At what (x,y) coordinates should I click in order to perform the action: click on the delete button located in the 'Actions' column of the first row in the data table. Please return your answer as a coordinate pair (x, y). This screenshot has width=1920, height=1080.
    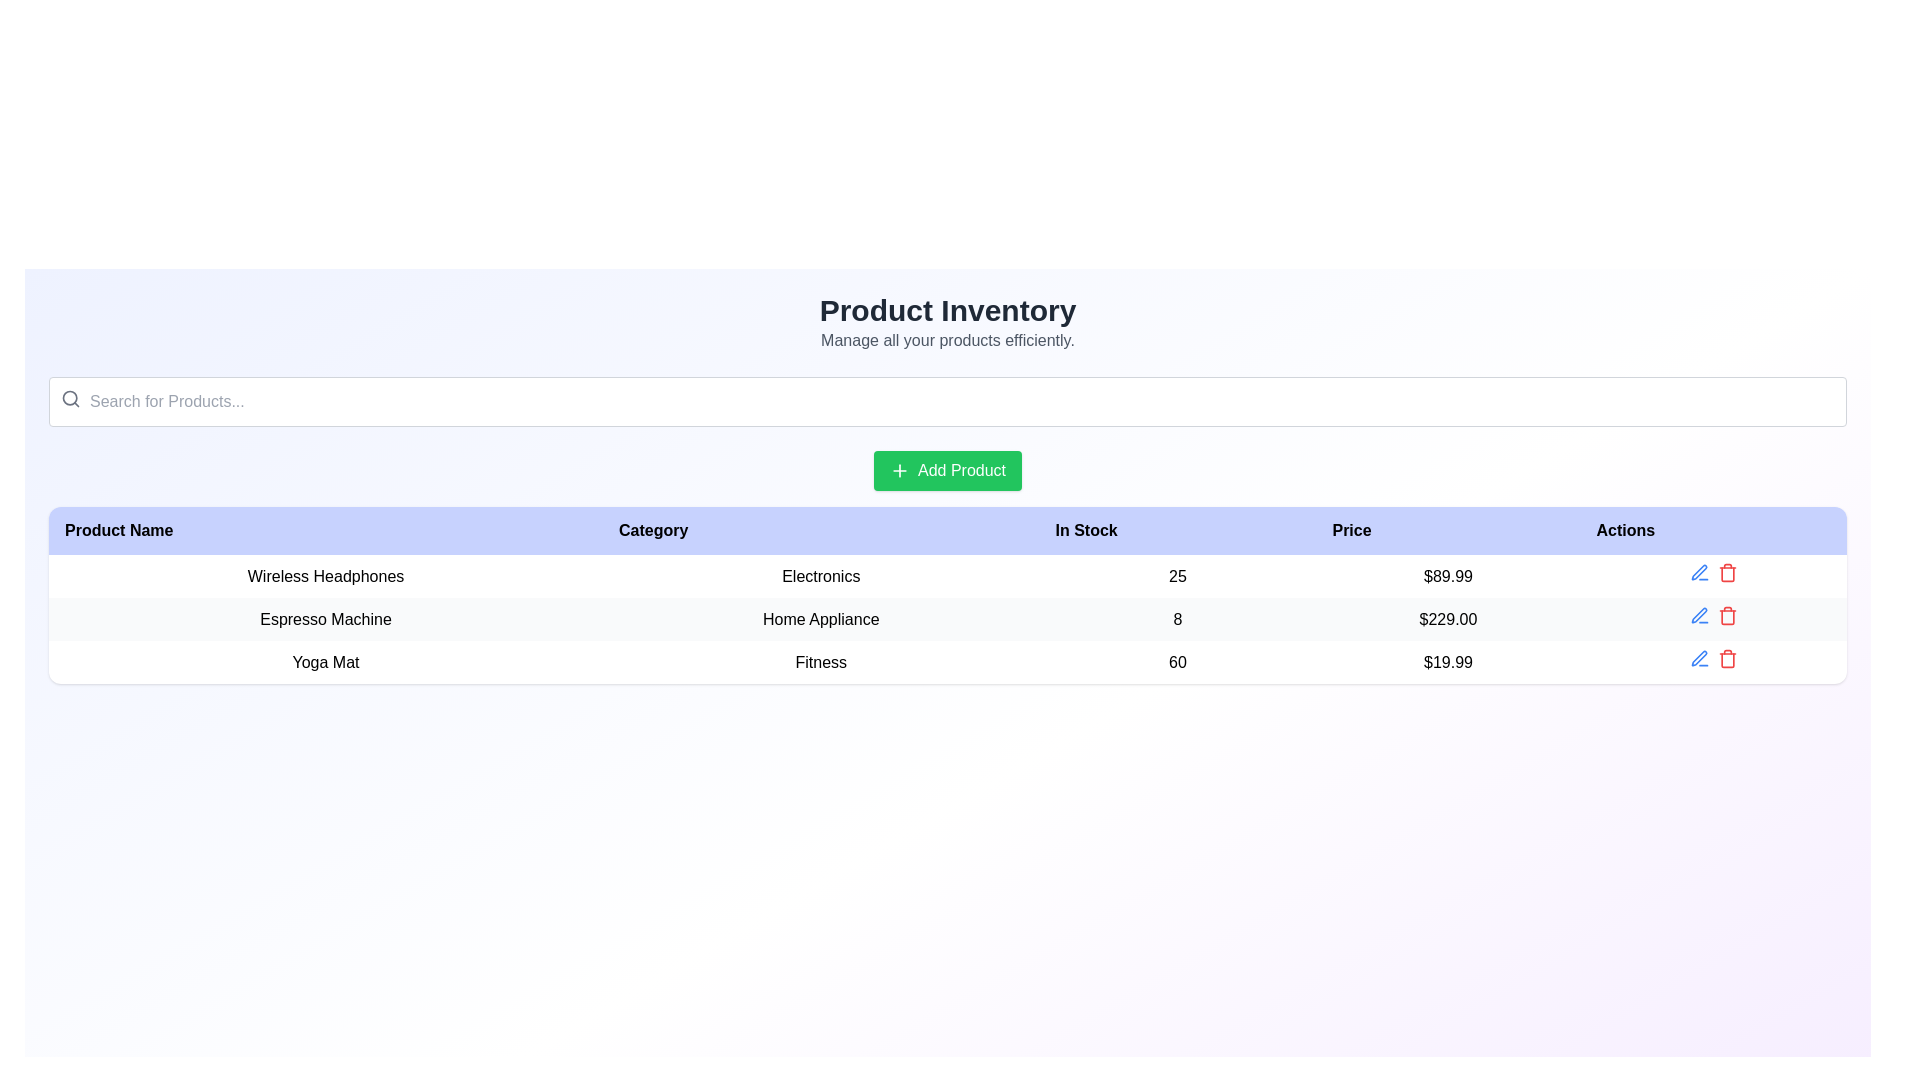
    Looking at the image, I should click on (1726, 573).